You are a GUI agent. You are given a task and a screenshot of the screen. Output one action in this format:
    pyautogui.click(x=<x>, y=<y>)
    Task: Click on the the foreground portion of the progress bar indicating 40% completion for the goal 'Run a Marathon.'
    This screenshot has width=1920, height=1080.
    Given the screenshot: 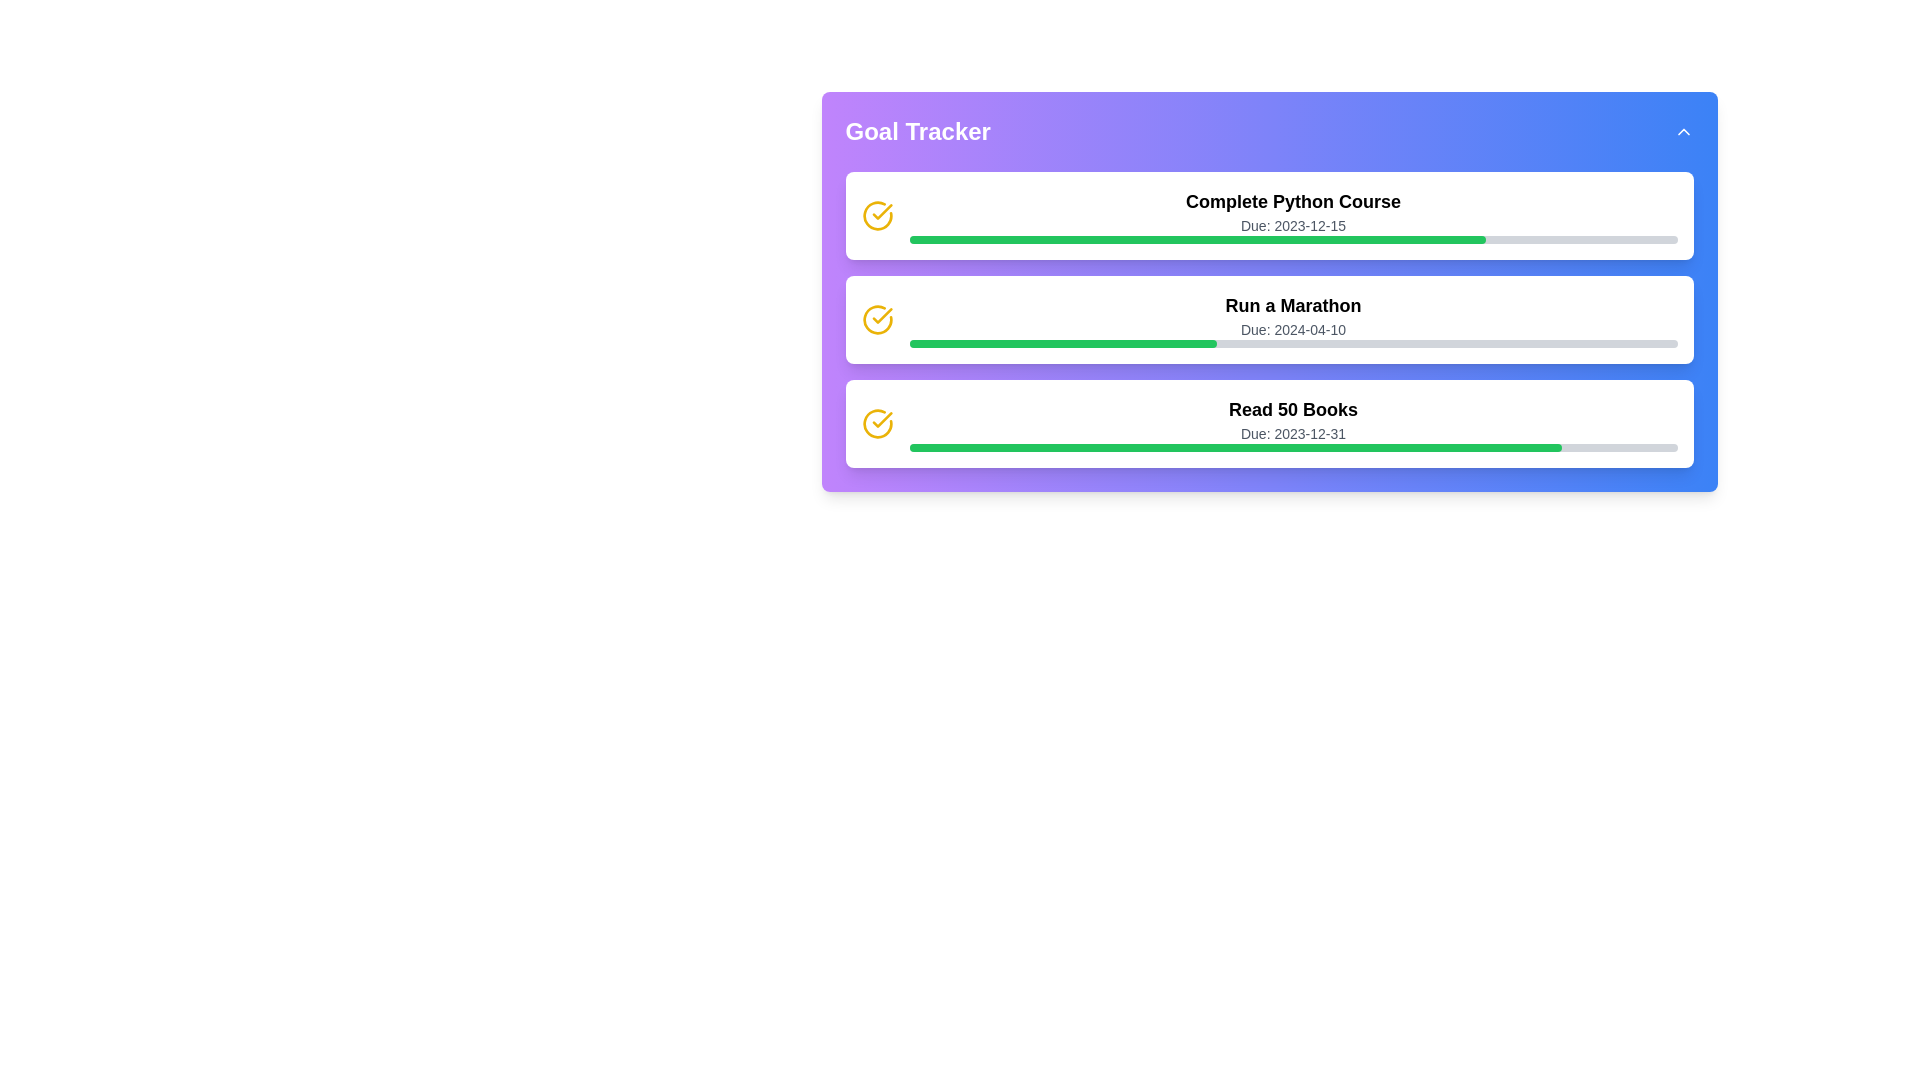 What is the action you would take?
    pyautogui.click(x=1062, y=342)
    